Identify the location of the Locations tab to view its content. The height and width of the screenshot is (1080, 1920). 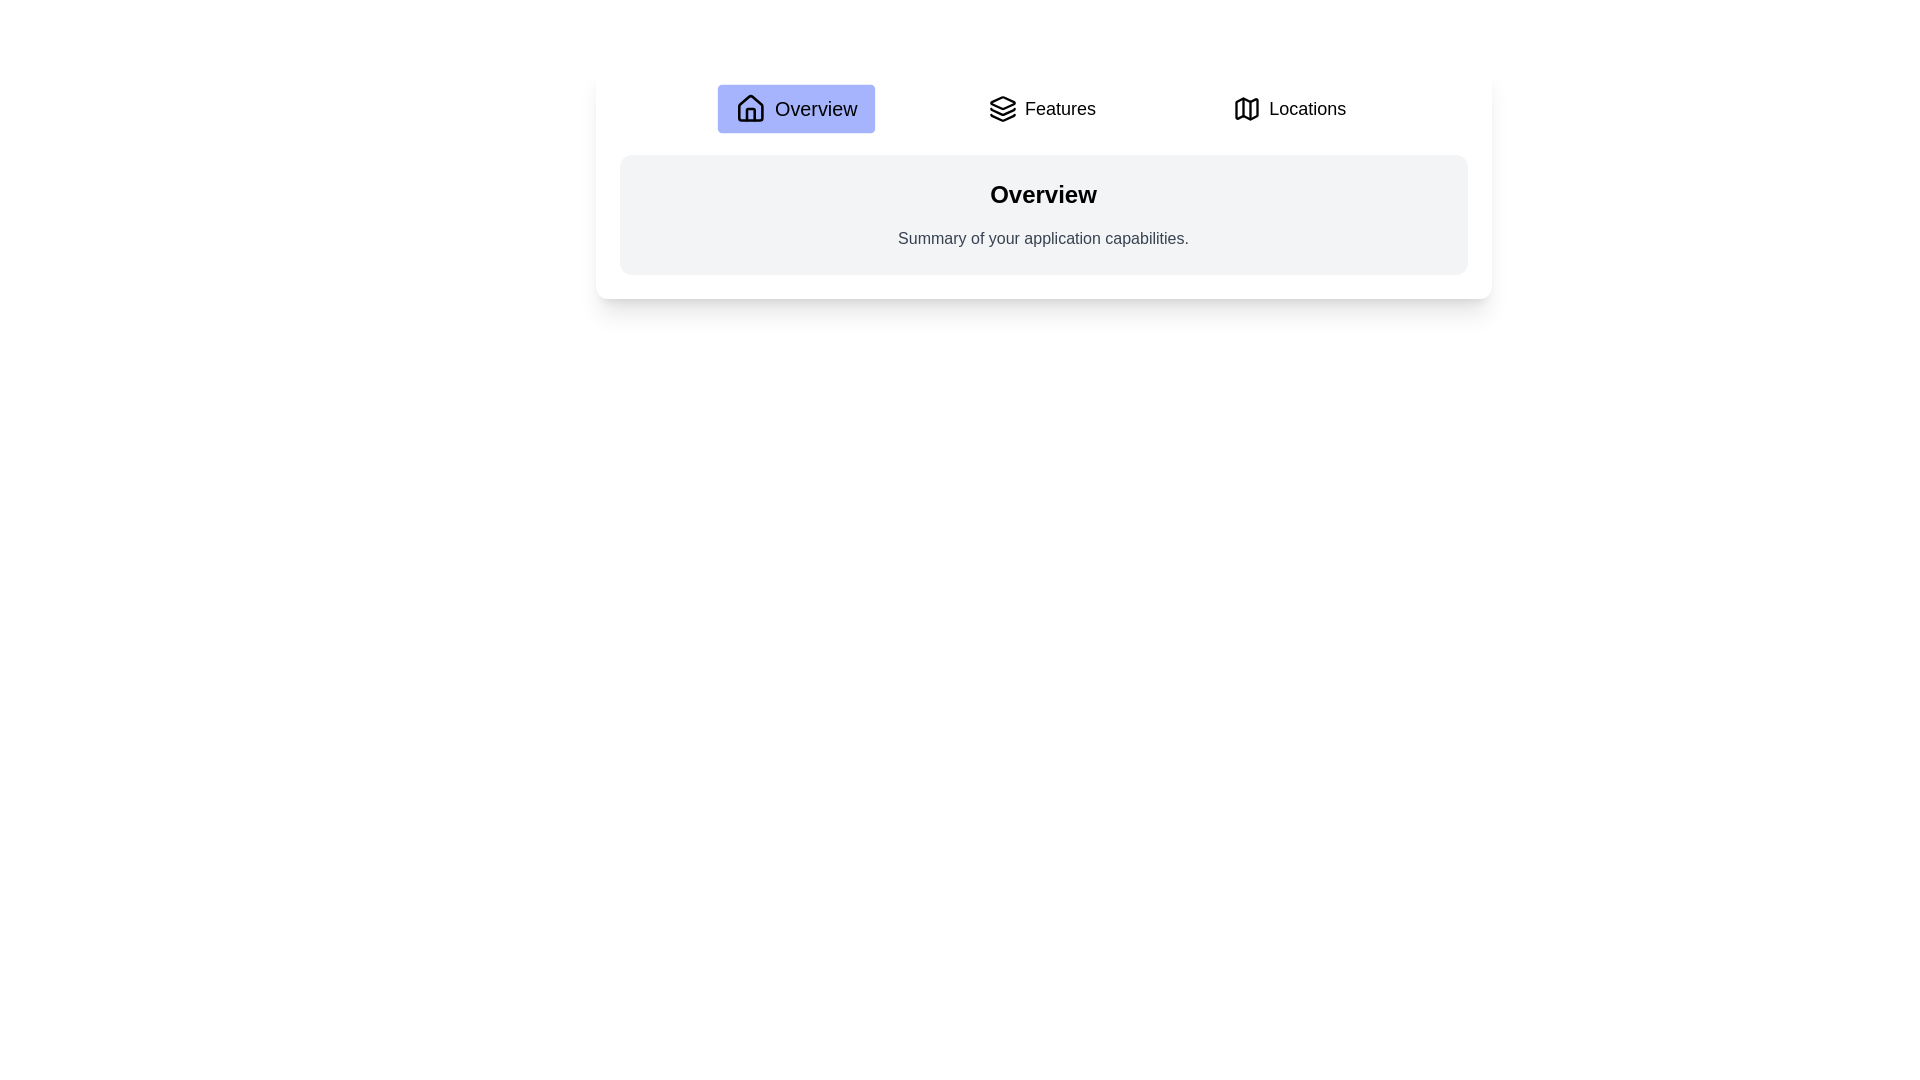
(1289, 108).